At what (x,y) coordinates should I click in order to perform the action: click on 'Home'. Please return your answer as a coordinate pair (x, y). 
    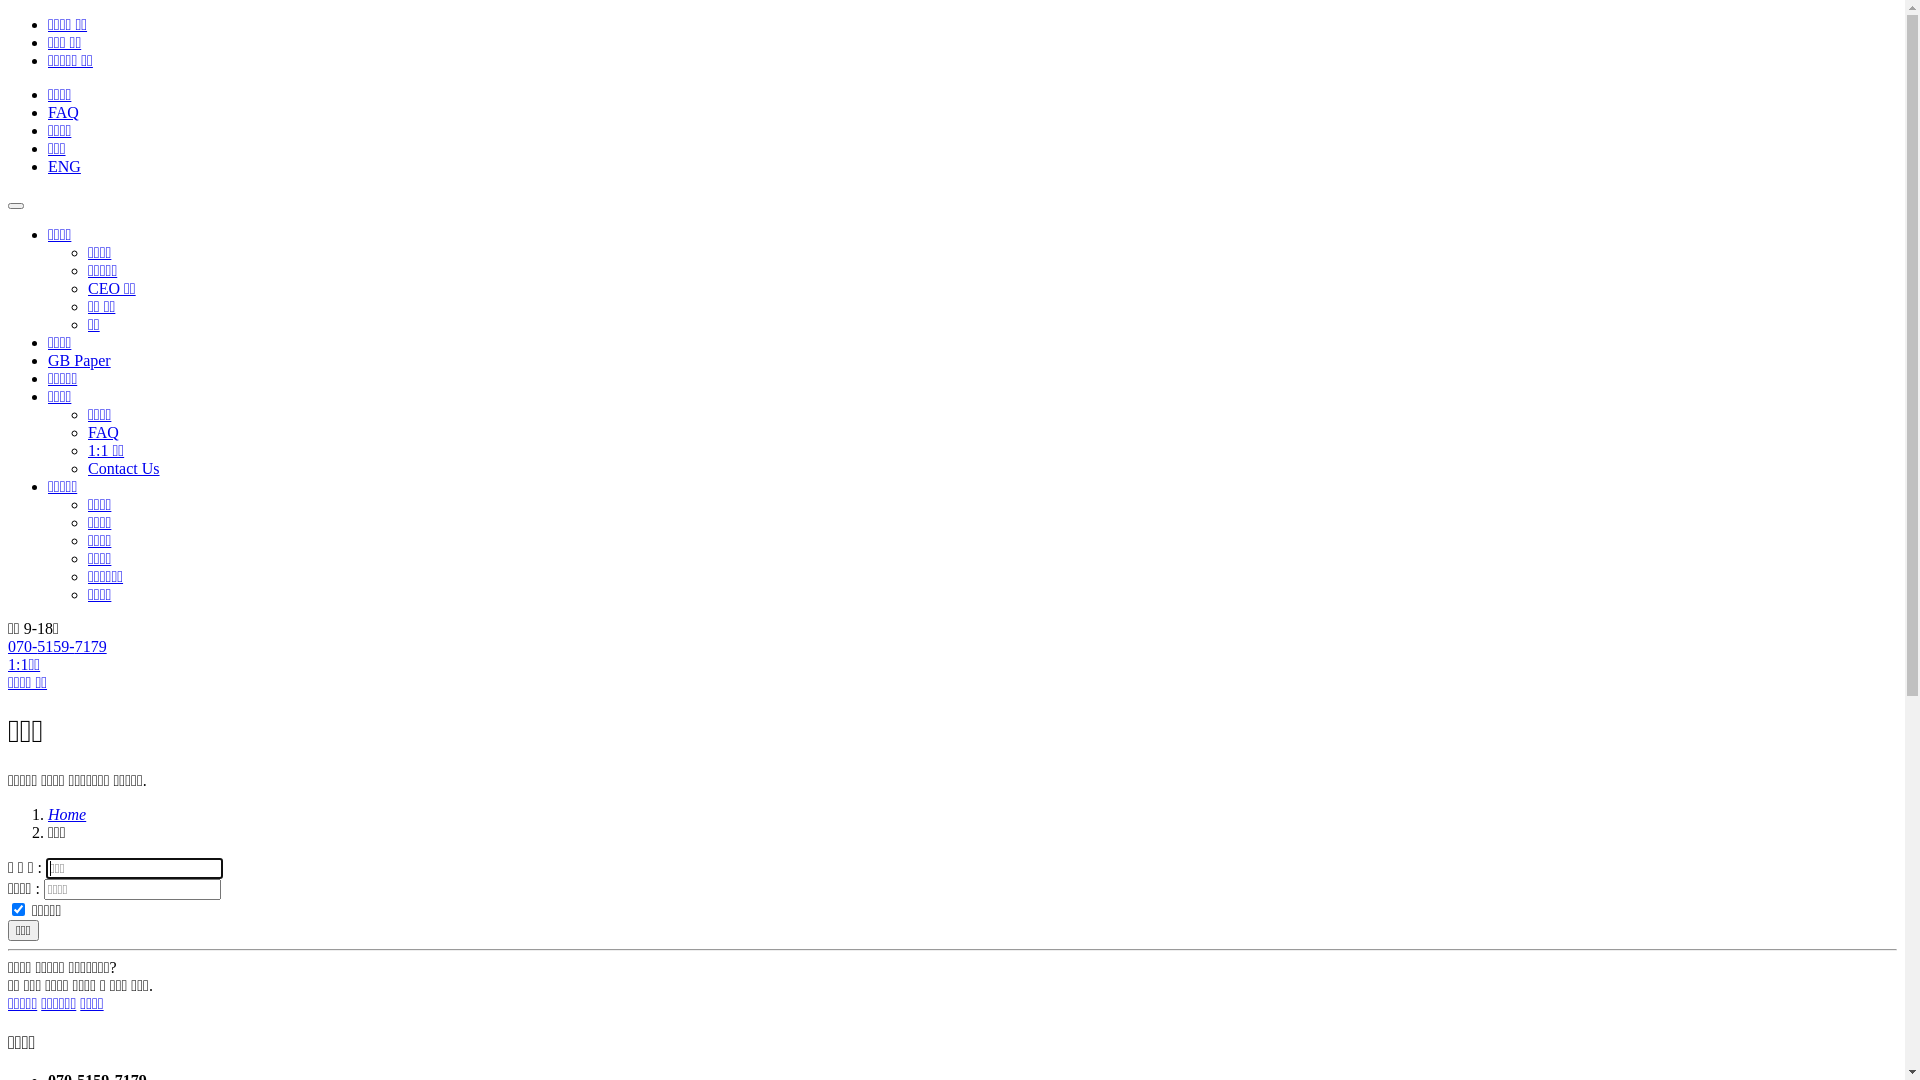
    Looking at the image, I should click on (67, 814).